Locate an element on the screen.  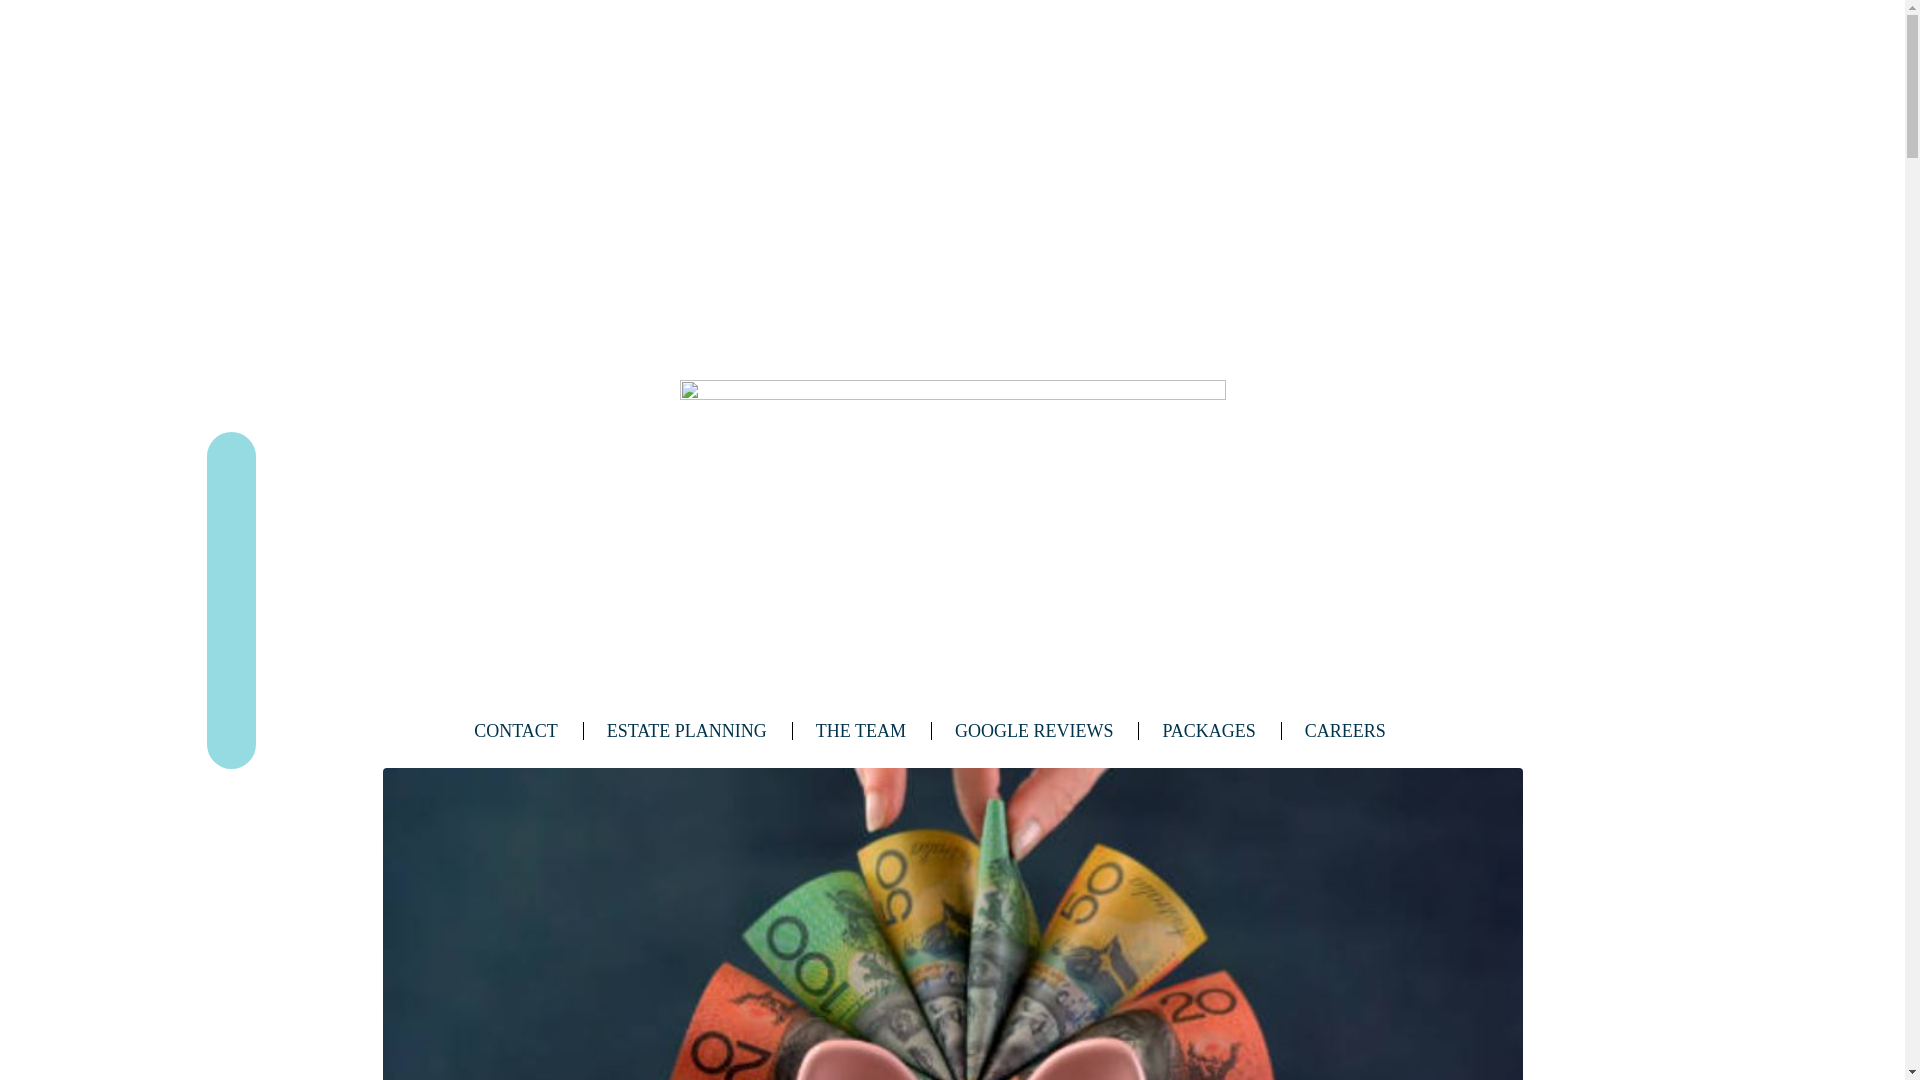
'ESTATE PLANNING' is located at coordinates (700, 731).